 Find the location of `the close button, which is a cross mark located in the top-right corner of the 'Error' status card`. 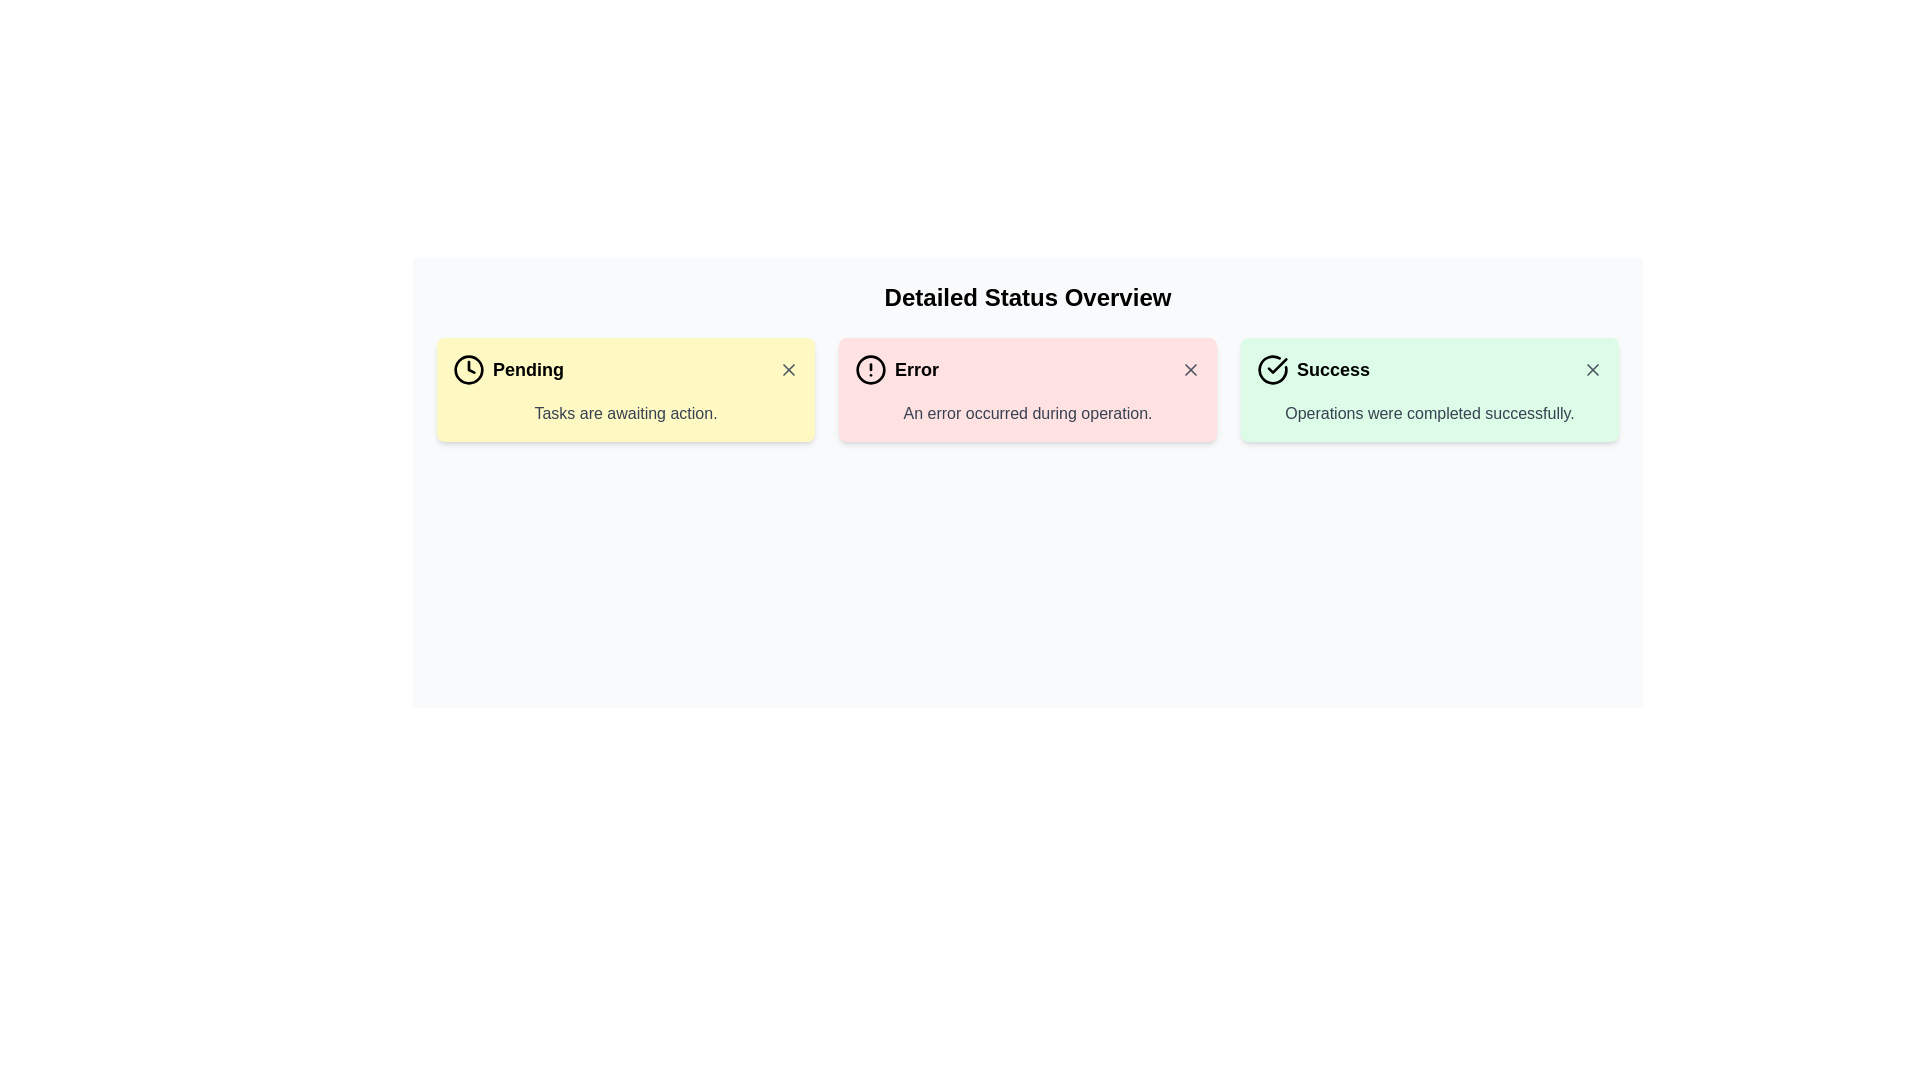

the close button, which is a cross mark located in the top-right corner of the 'Error' status card is located at coordinates (1190, 370).